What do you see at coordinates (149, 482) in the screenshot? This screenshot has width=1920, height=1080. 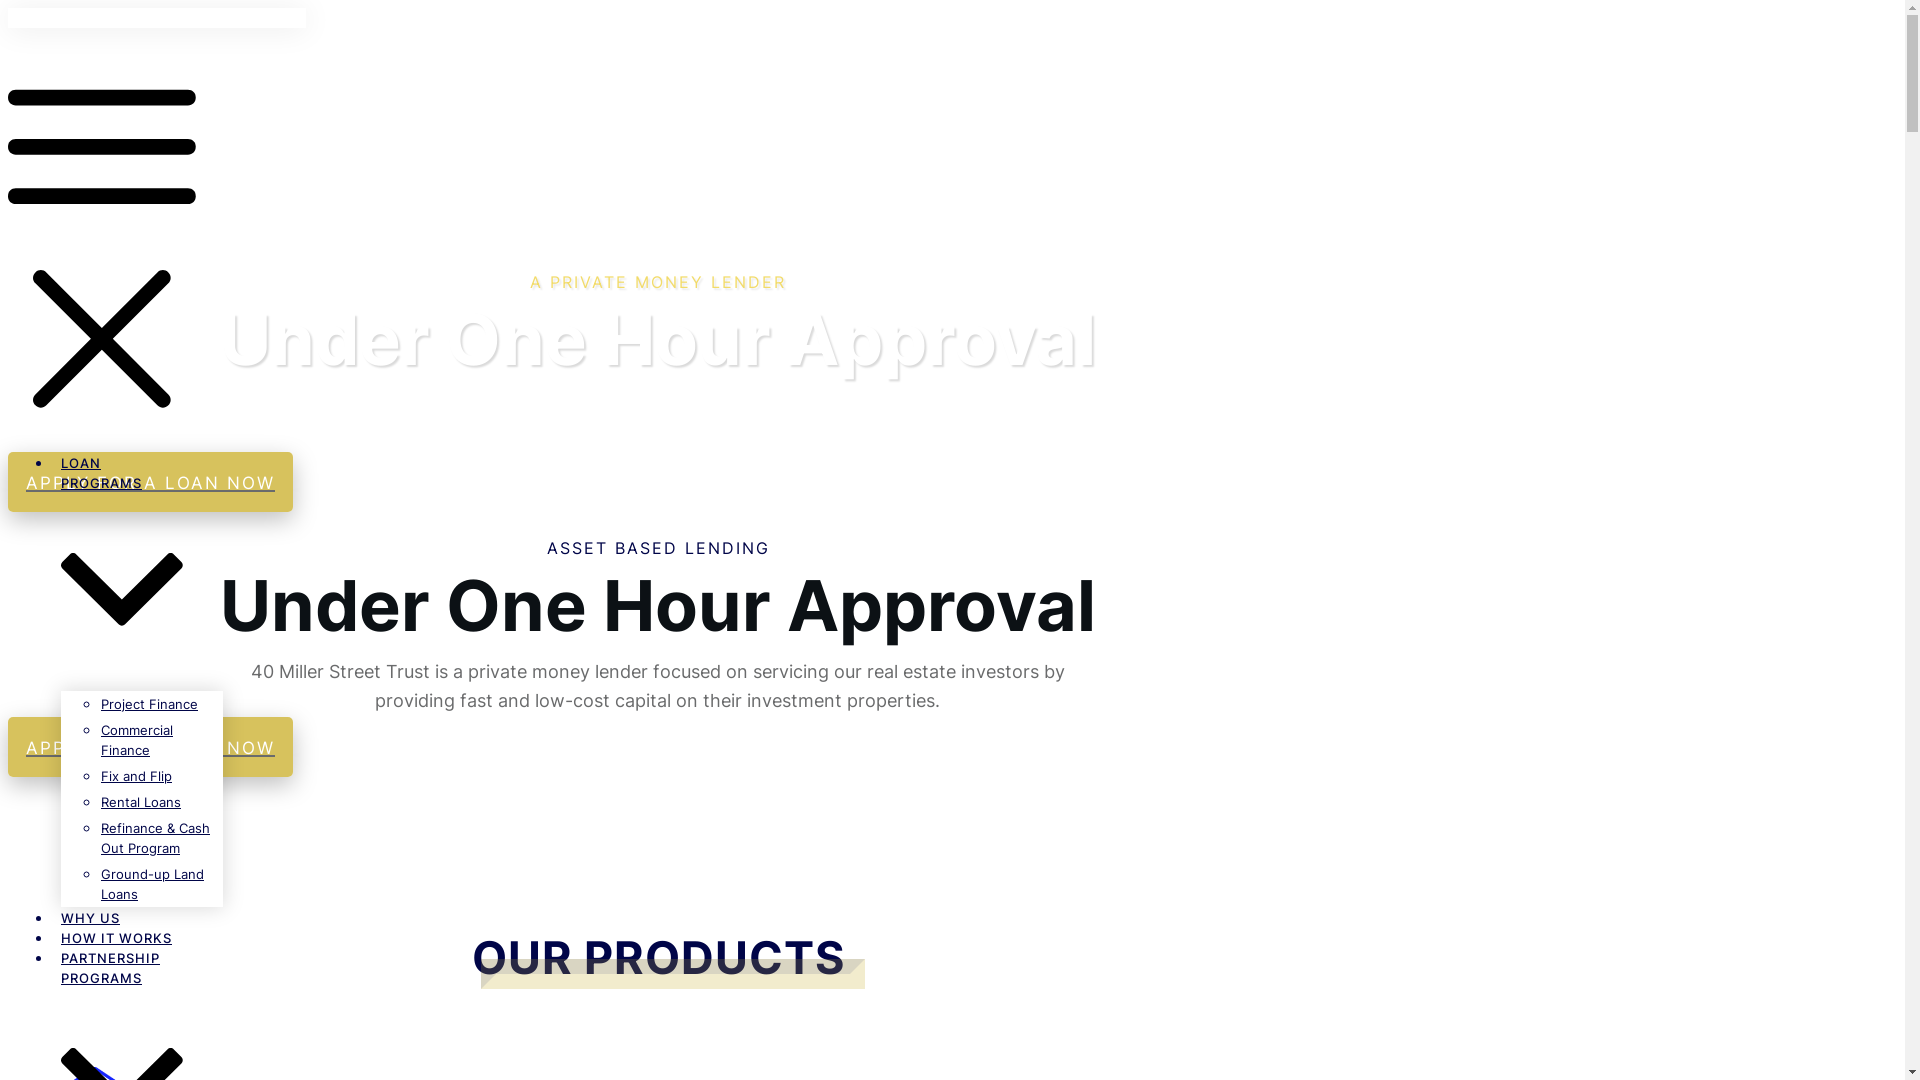 I see `'APPLY FOR A LOAN NOW'` at bounding box center [149, 482].